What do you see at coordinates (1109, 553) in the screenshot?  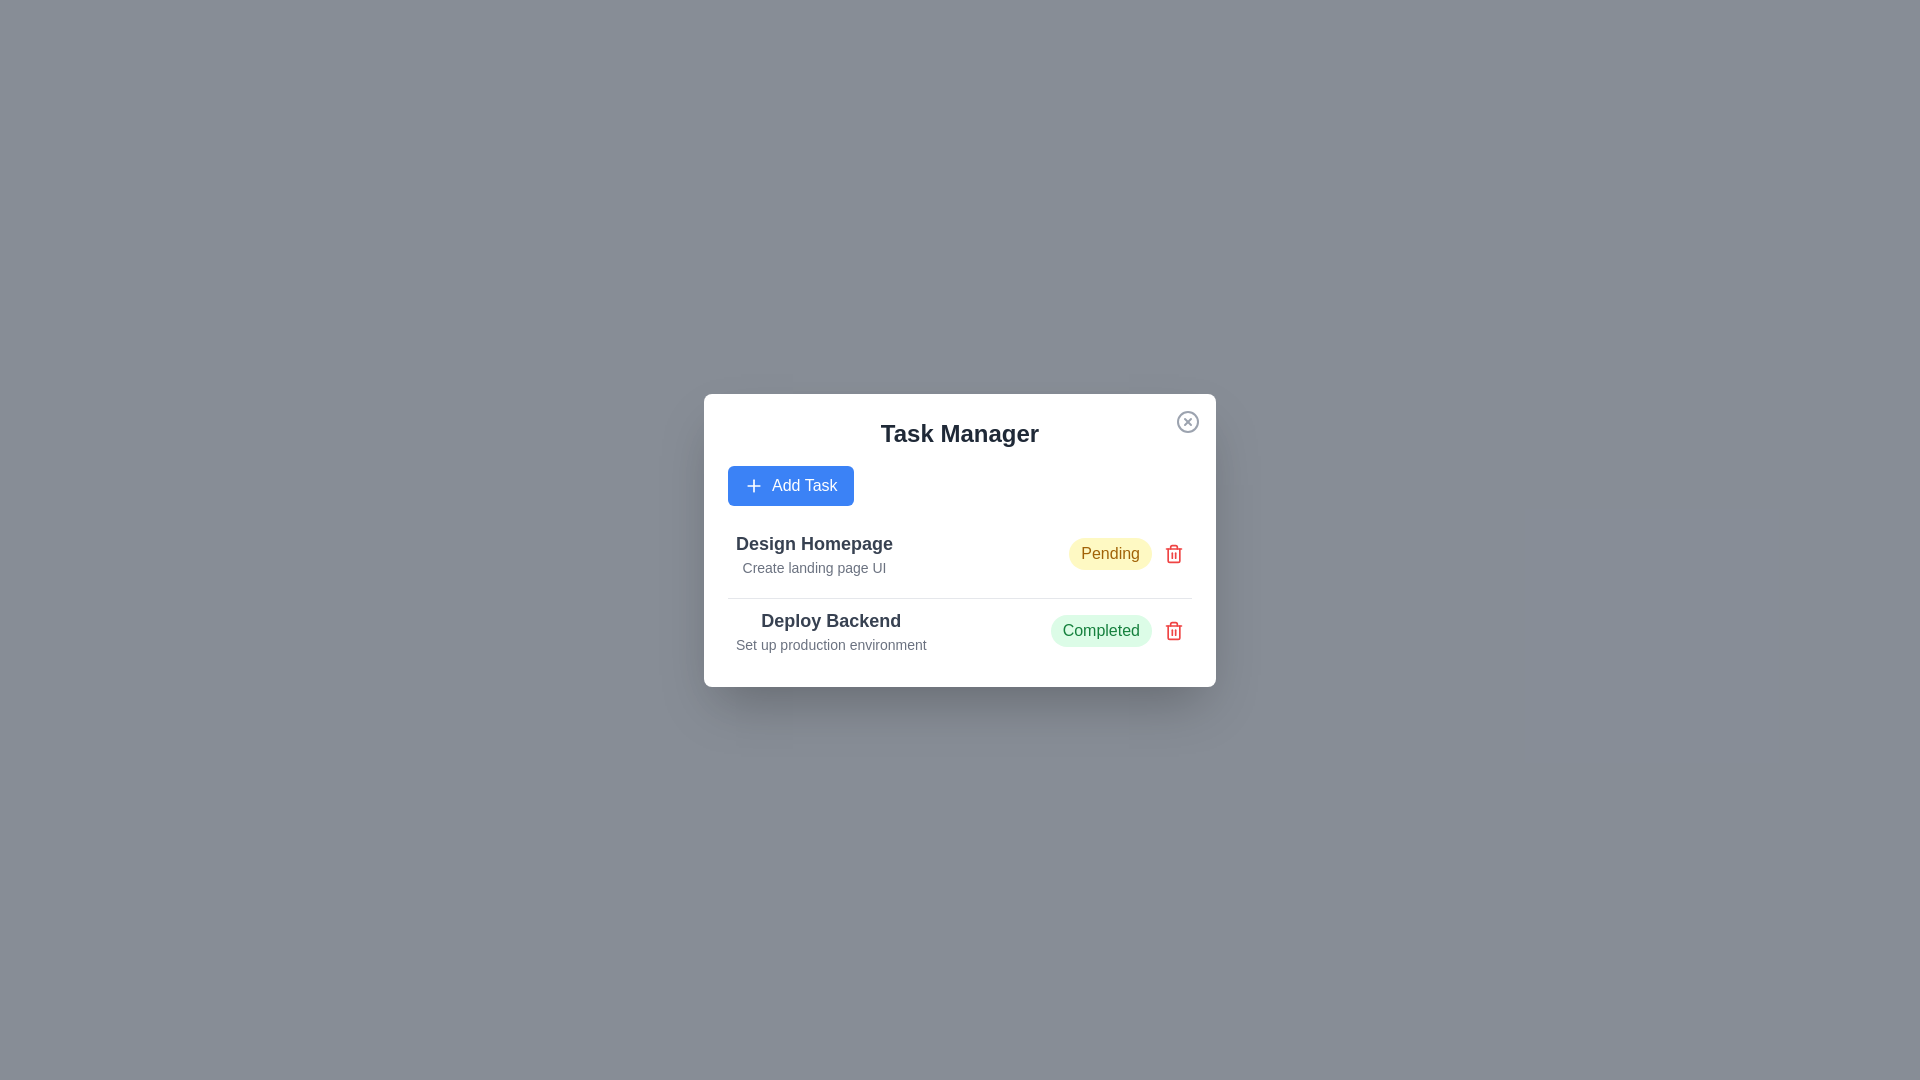 I see `the 'Pending' status badge located to the right of the 'Design Homepage' task title in the task list` at bounding box center [1109, 553].